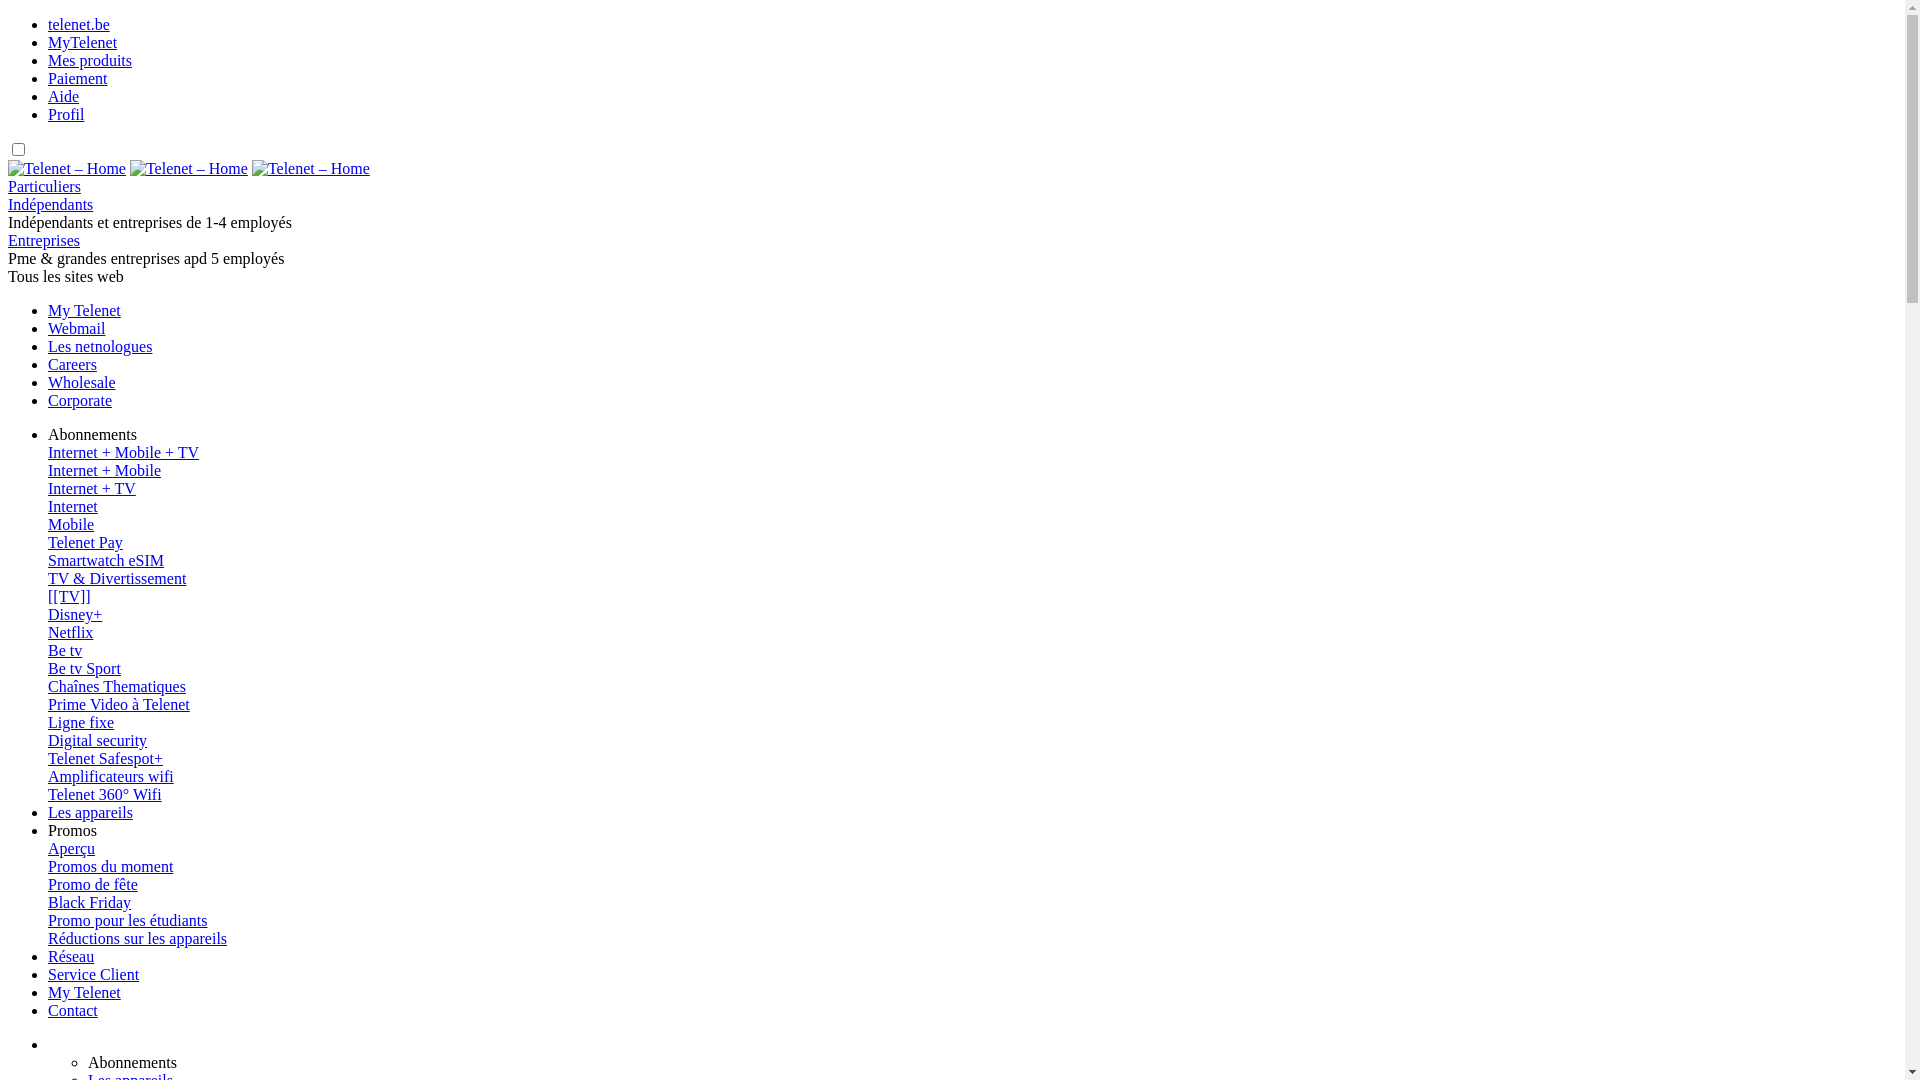 This screenshot has width=1920, height=1080. I want to click on 'Telenet Safespot+', so click(104, 758).